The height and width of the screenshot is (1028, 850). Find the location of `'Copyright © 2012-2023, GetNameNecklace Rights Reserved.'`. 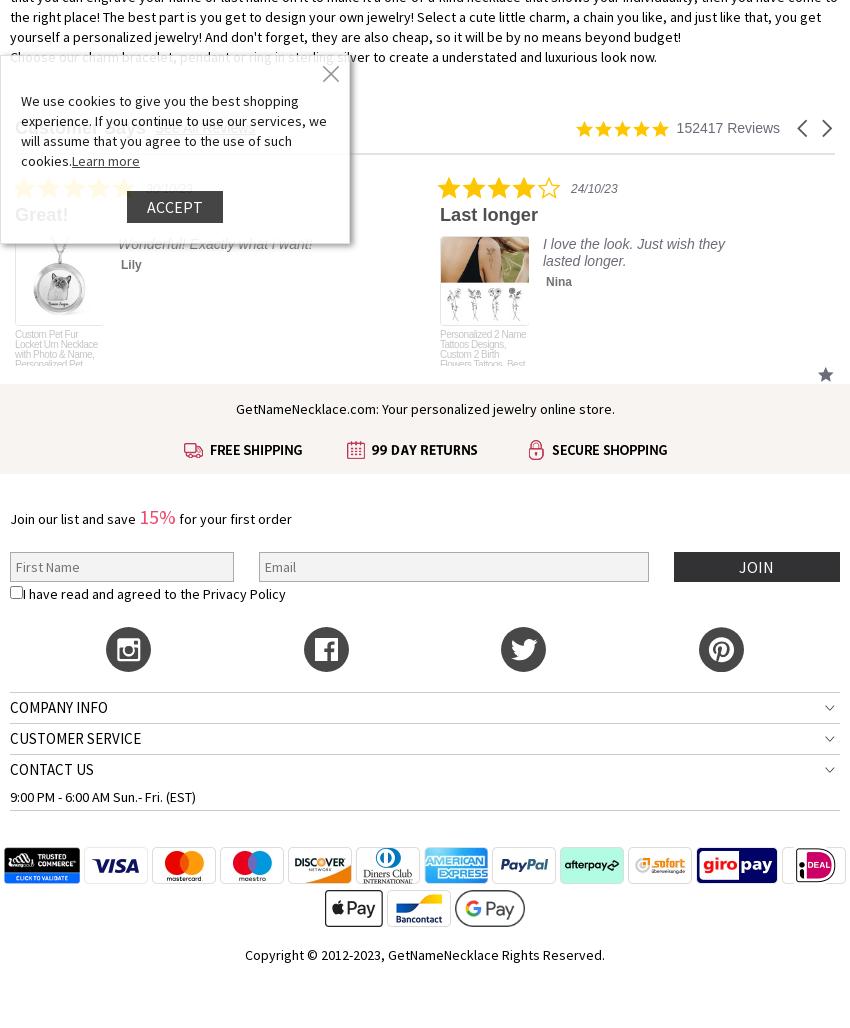

'Copyright © 2012-2023, GetNameNecklace Rights Reserved.' is located at coordinates (425, 953).